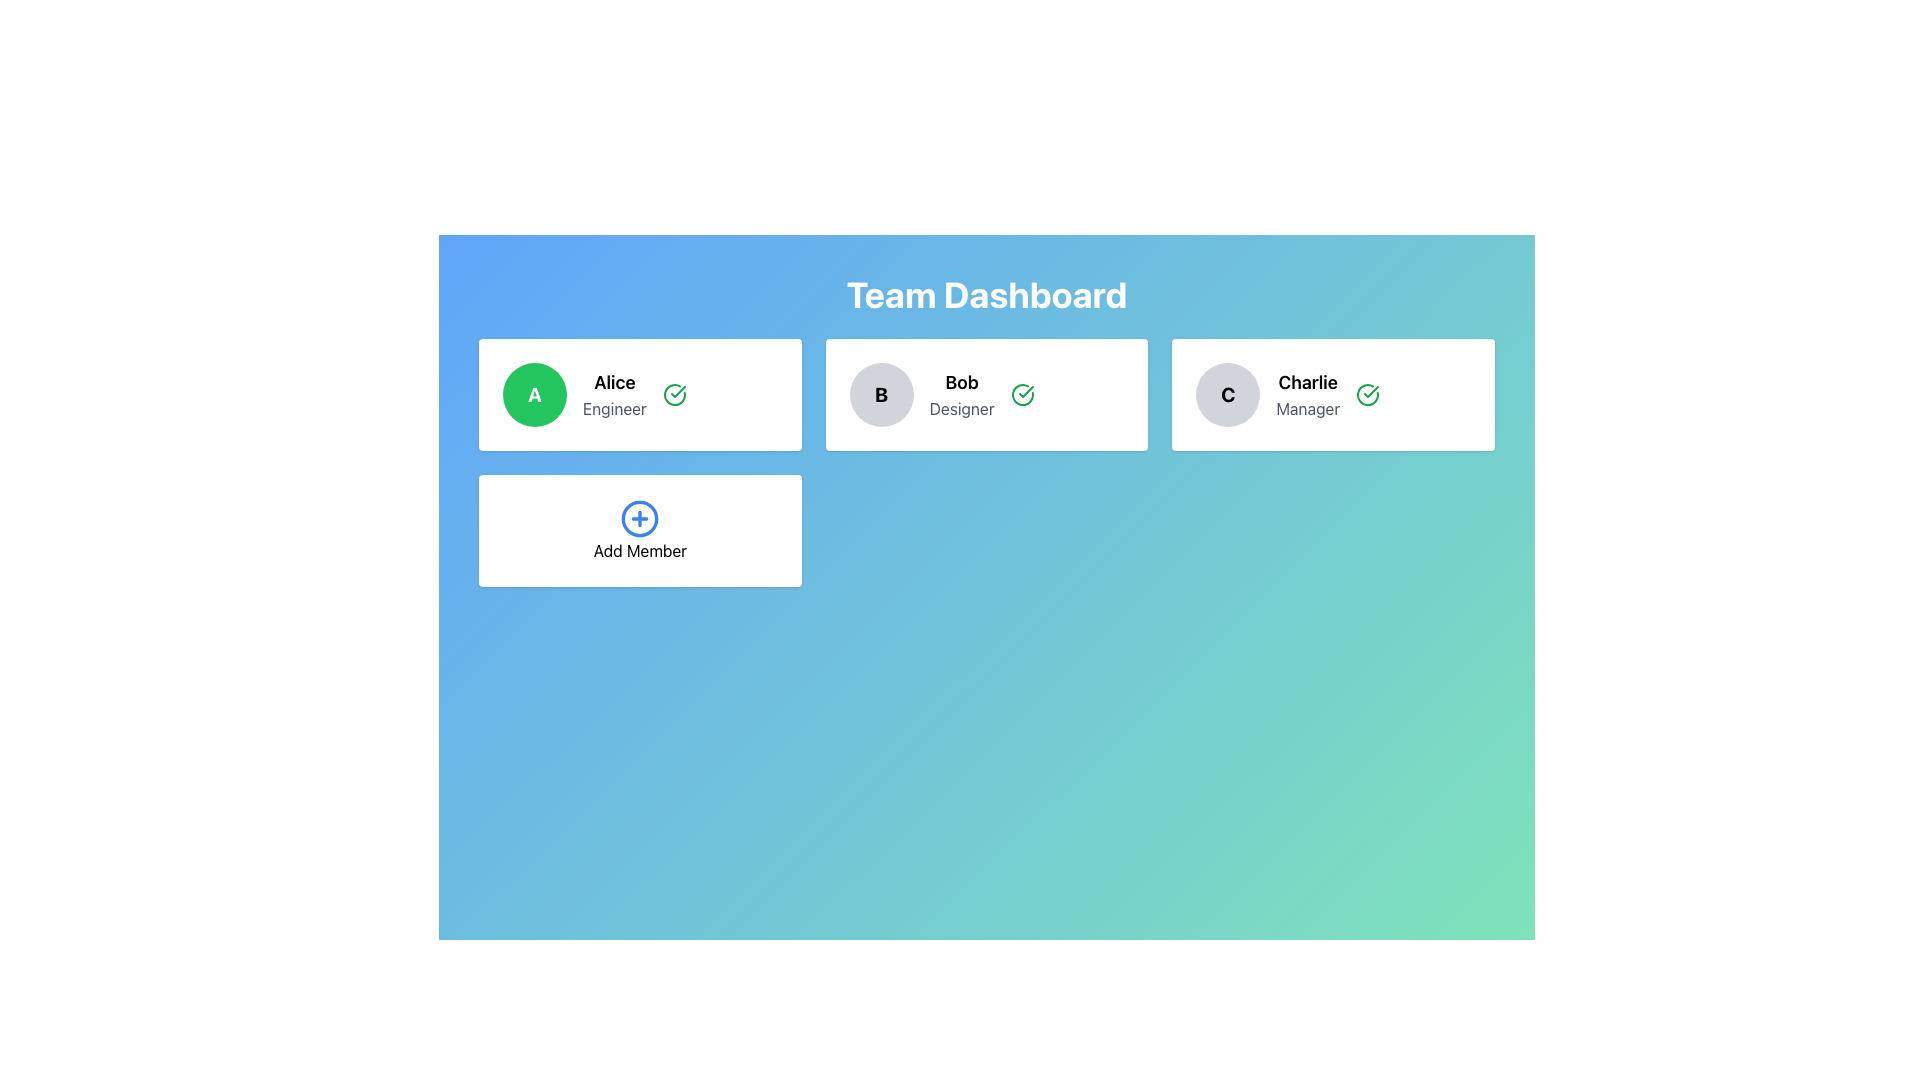  What do you see at coordinates (613, 407) in the screenshot?
I see `the text label displaying 'Engineer', which is styled in gray and located below the text 'Alice' in the first card of the 'Team Dashboard' section` at bounding box center [613, 407].